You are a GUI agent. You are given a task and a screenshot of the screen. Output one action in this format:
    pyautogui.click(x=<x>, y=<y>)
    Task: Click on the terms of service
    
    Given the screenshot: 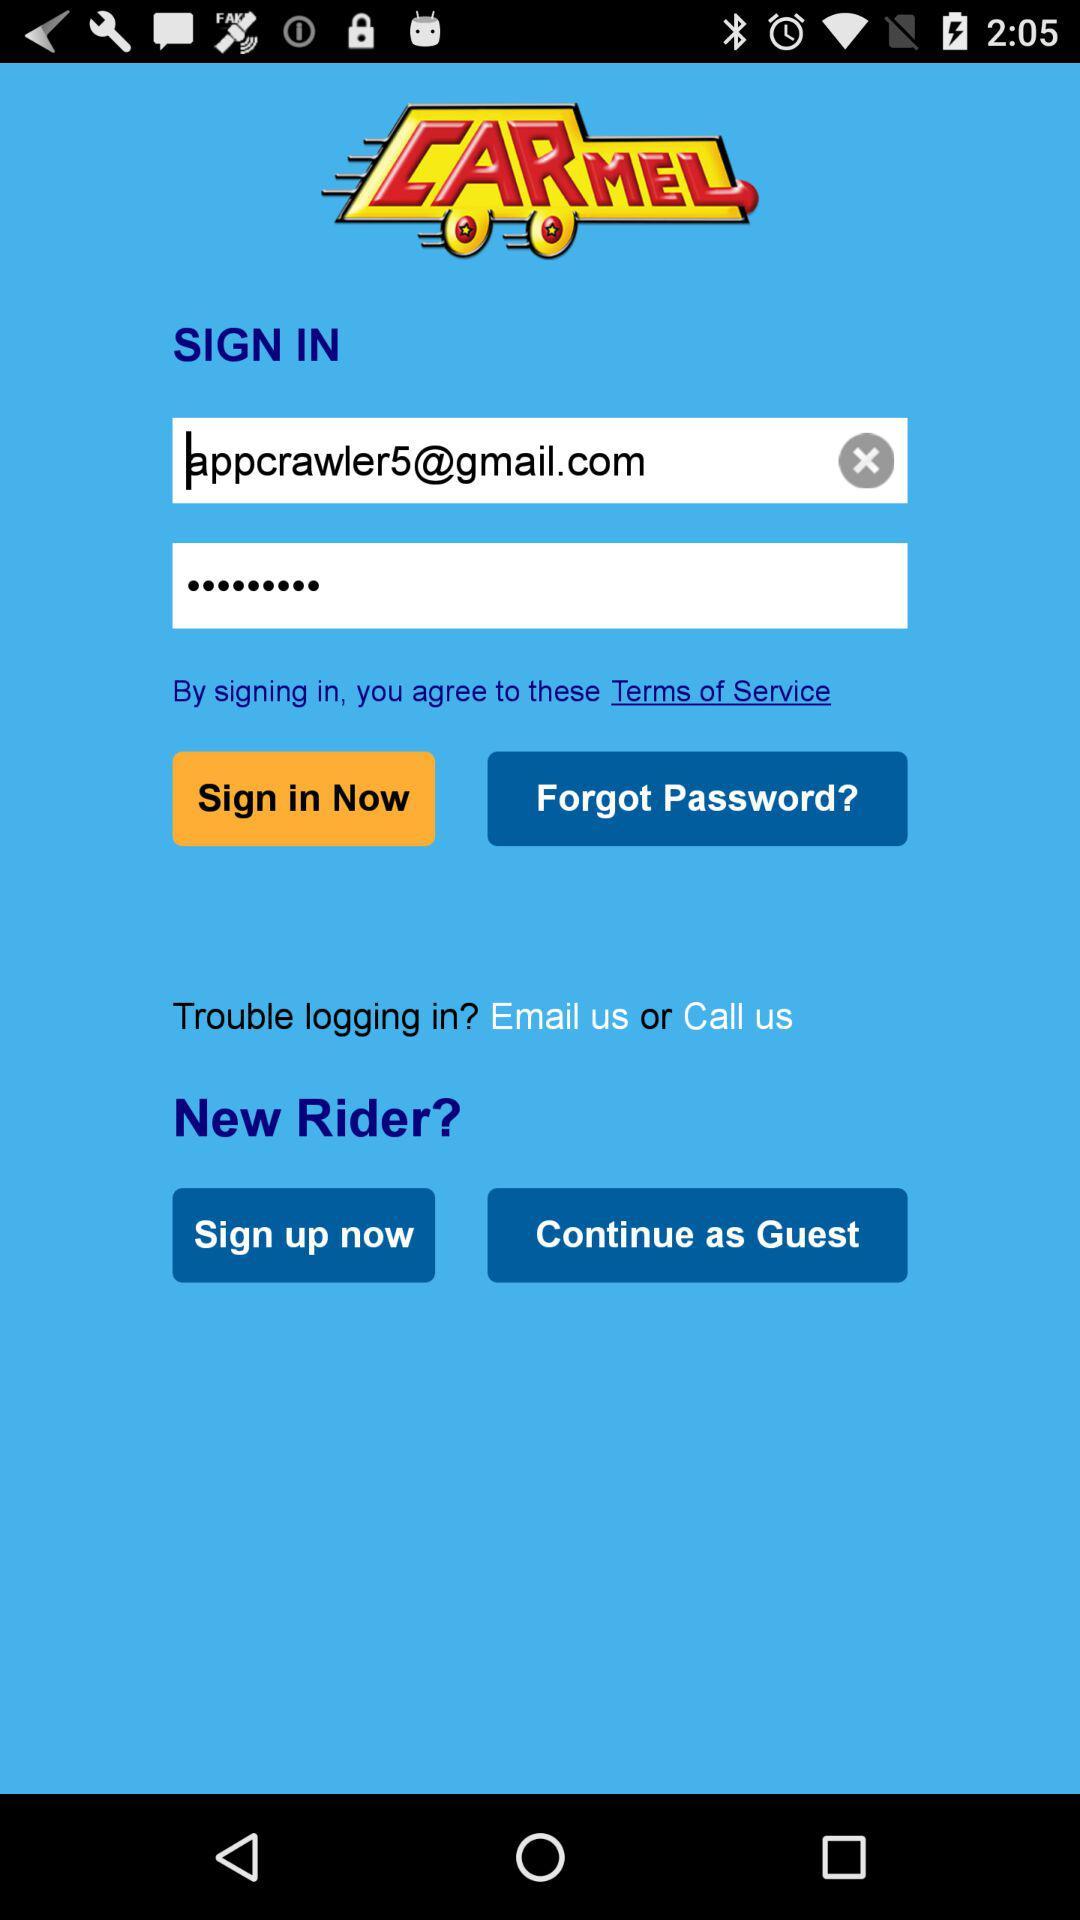 What is the action you would take?
    pyautogui.click(x=721, y=691)
    